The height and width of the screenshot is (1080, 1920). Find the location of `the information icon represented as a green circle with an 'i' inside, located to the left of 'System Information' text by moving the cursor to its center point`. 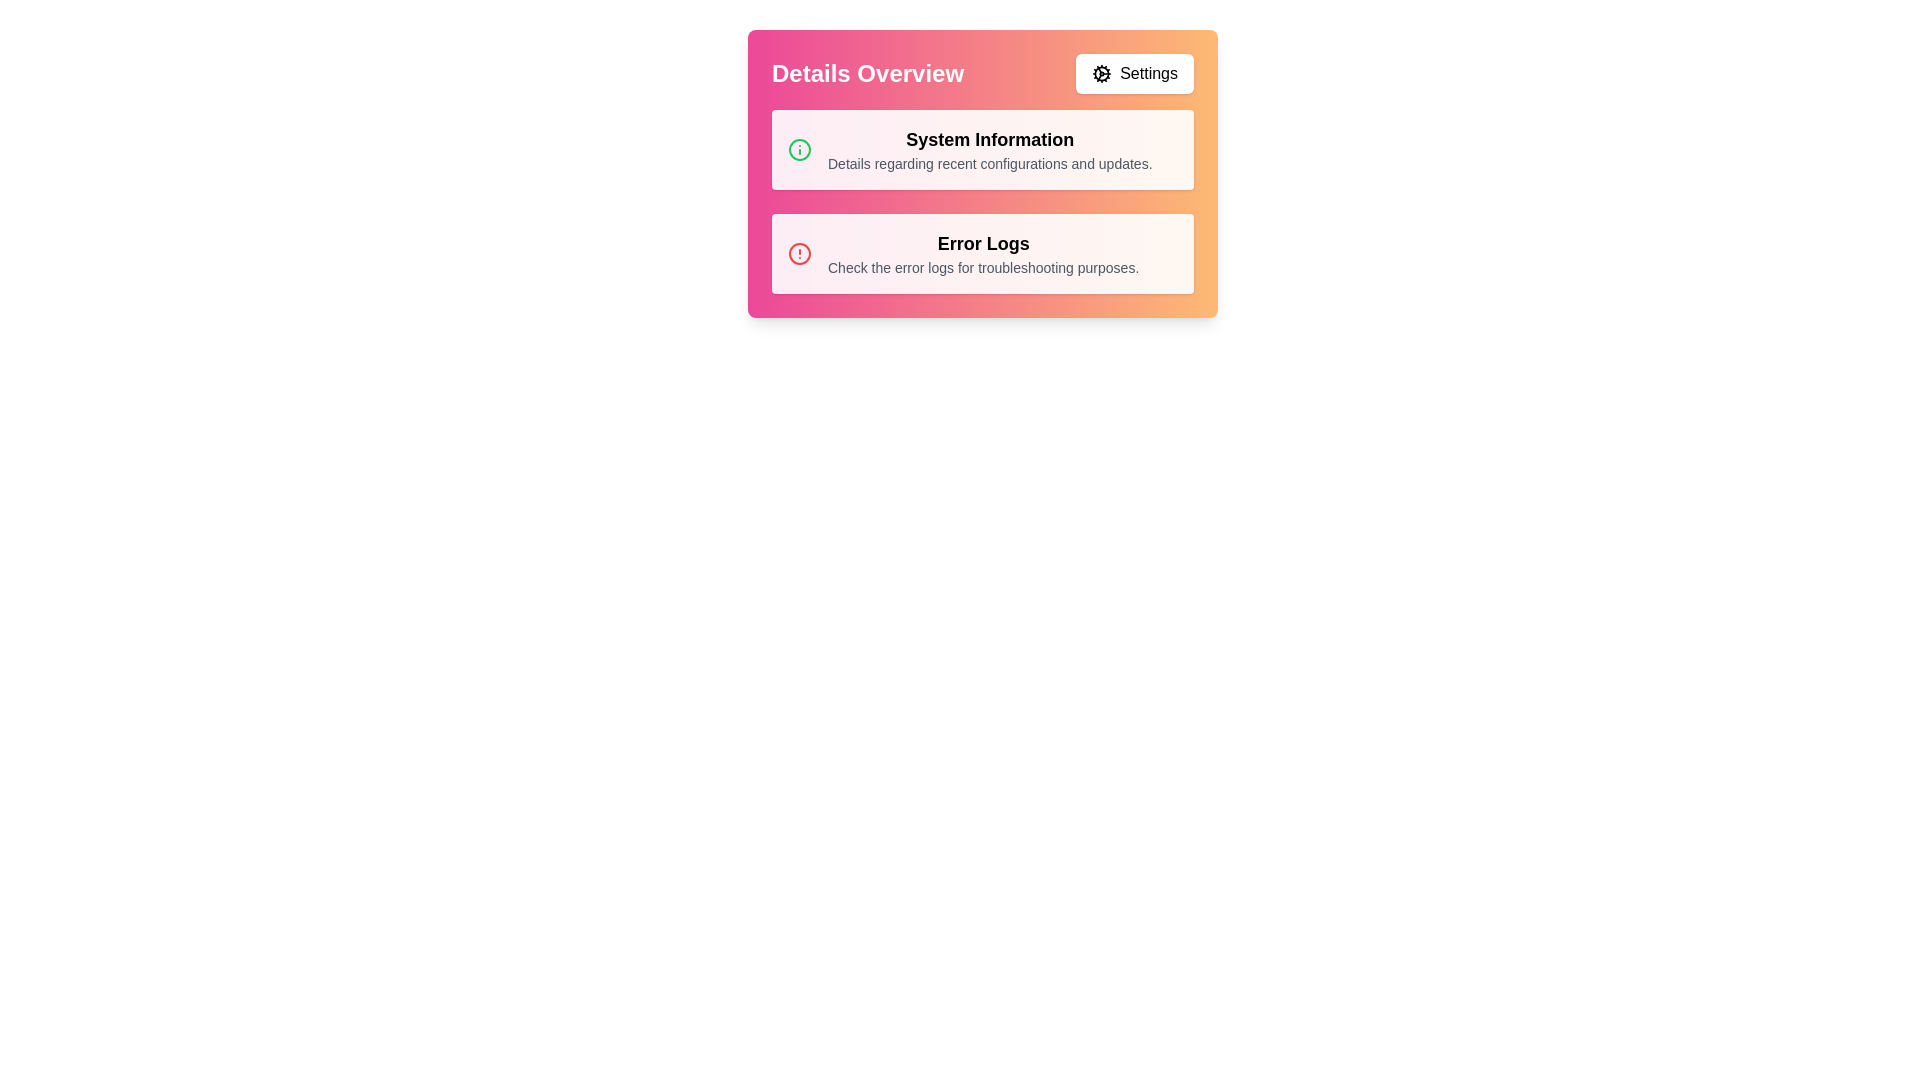

the information icon represented as a green circle with an 'i' inside, located to the left of 'System Information' text by moving the cursor to its center point is located at coordinates (800, 149).